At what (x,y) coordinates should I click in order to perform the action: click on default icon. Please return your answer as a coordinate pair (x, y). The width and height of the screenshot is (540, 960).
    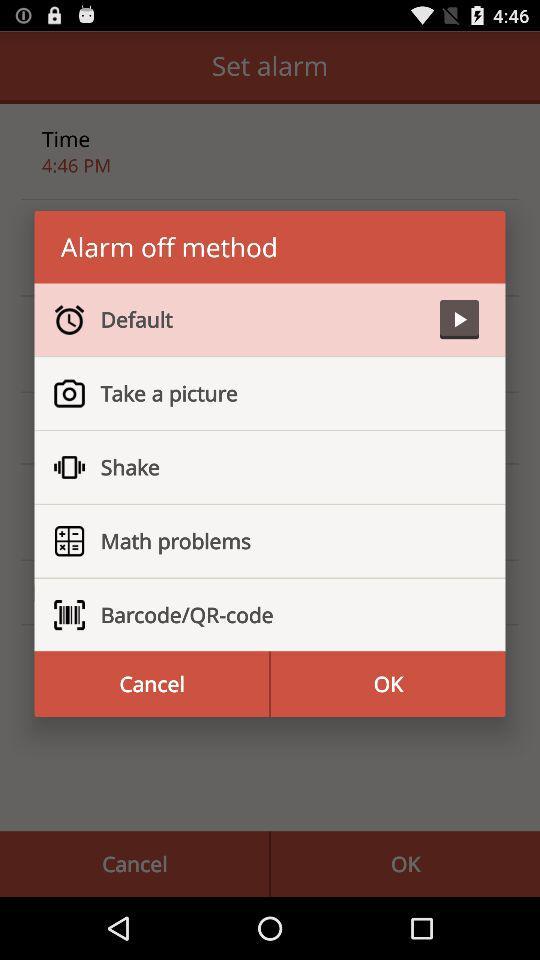
    Looking at the image, I should click on (262, 319).